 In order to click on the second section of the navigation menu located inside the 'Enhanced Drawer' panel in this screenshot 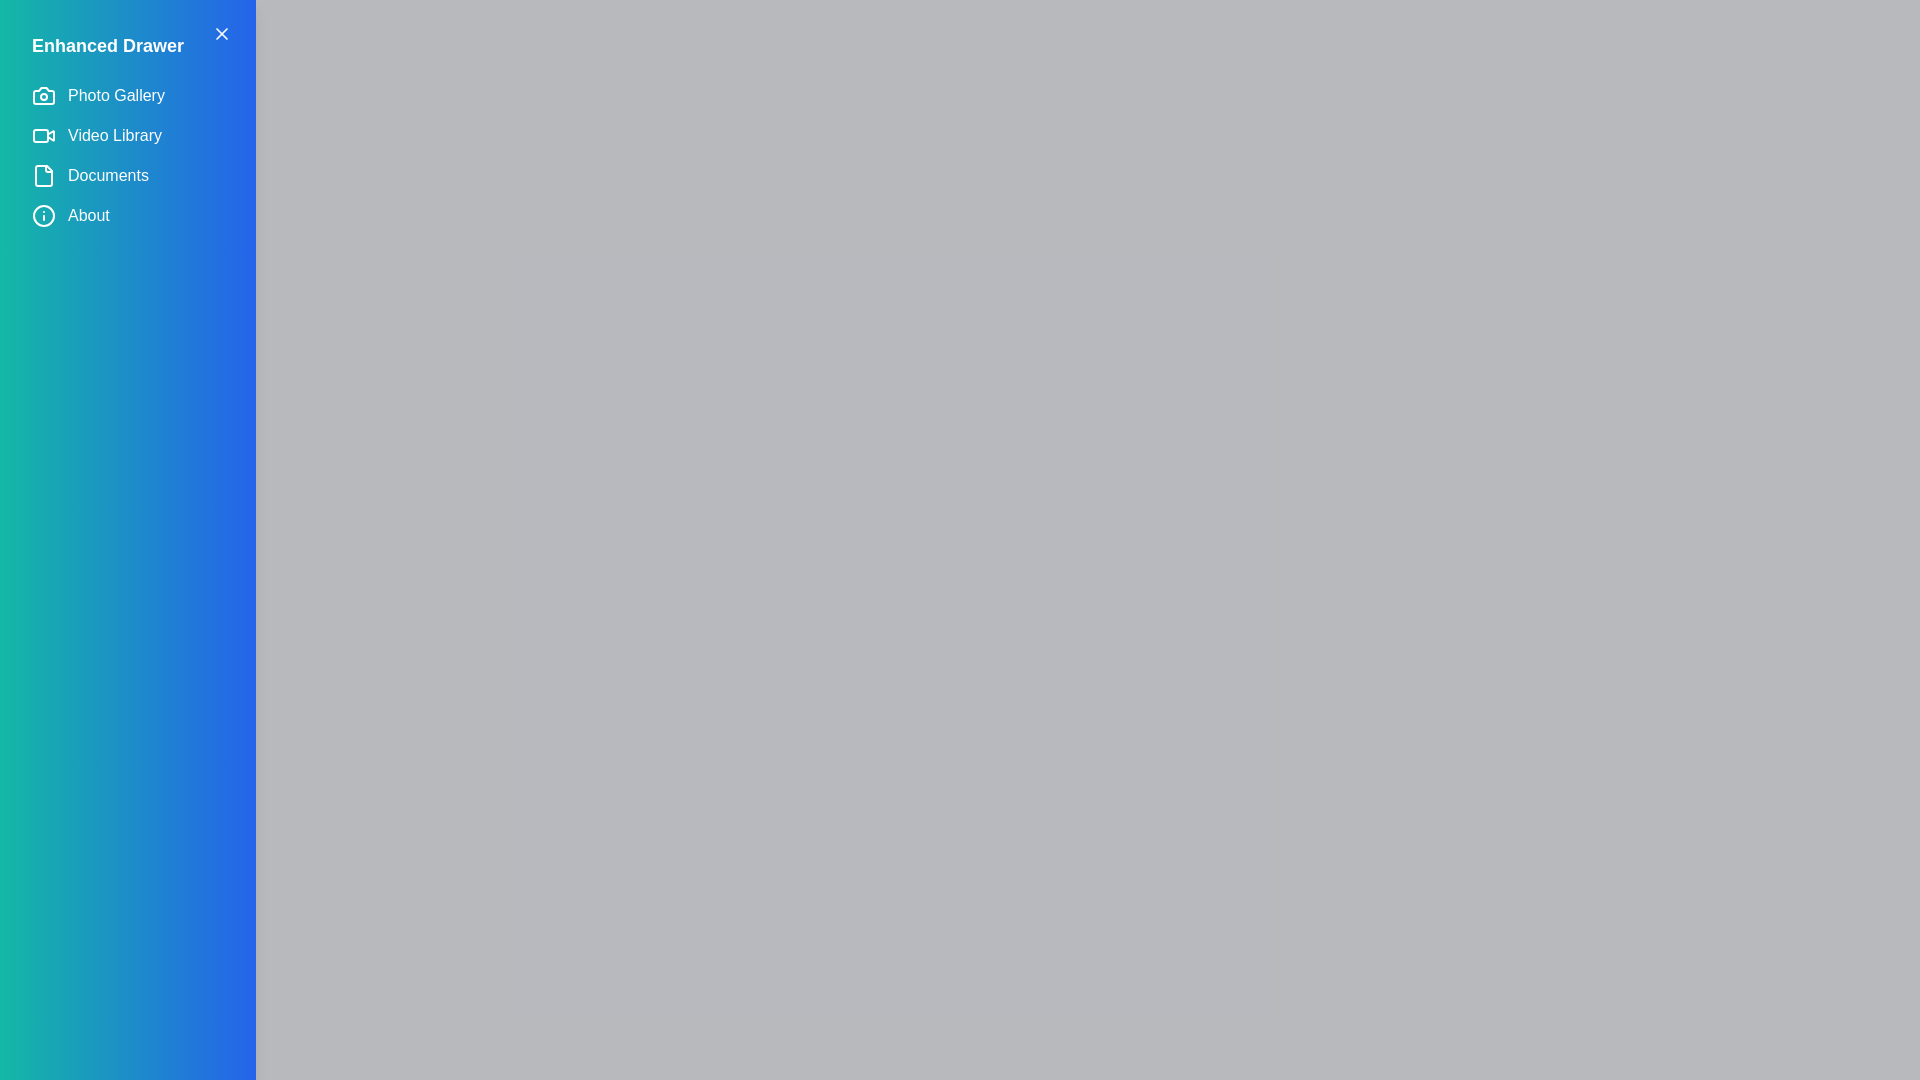, I will do `click(127, 154)`.